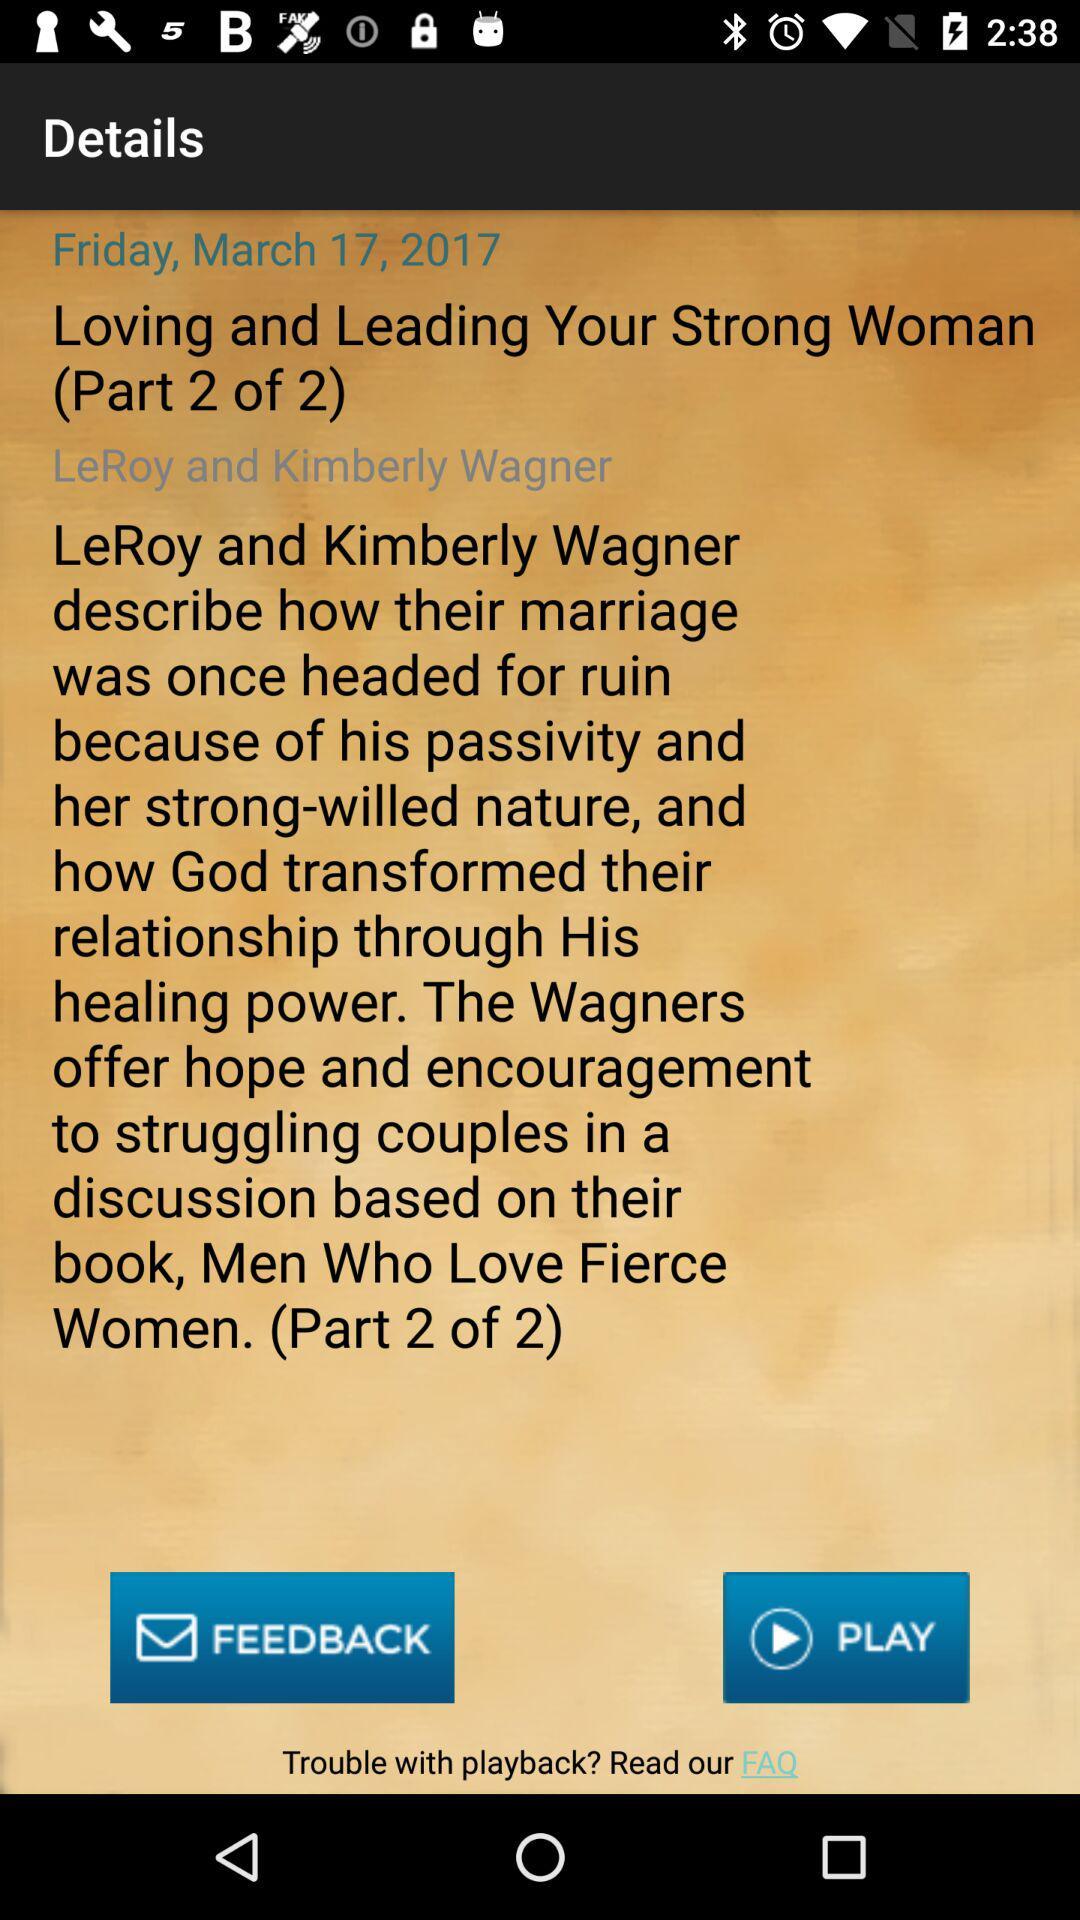 This screenshot has width=1080, height=1920. What do you see at coordinates (846, 1637) in the screenshot?
I see `the skip_next icon` at bounding box center [846, 1637].